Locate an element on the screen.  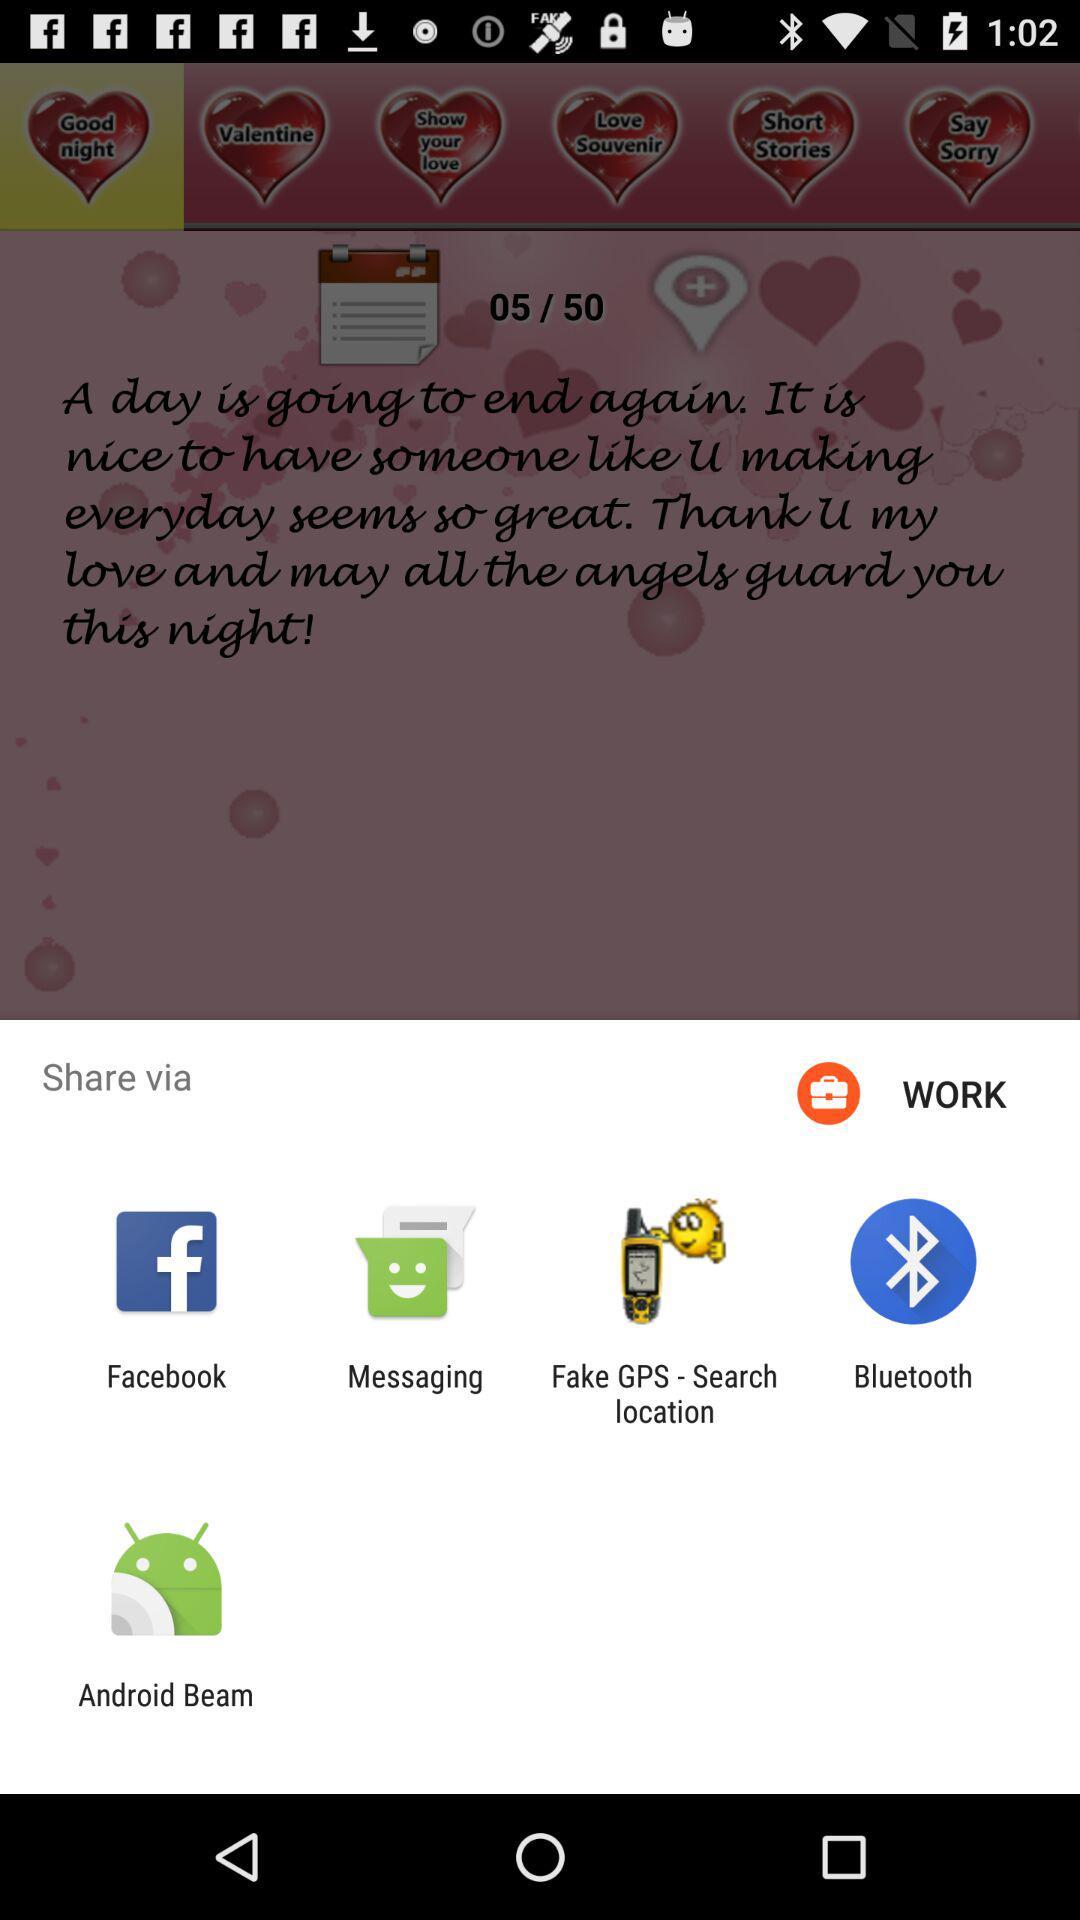
the android beam app is located at coordinates (165, 1711).